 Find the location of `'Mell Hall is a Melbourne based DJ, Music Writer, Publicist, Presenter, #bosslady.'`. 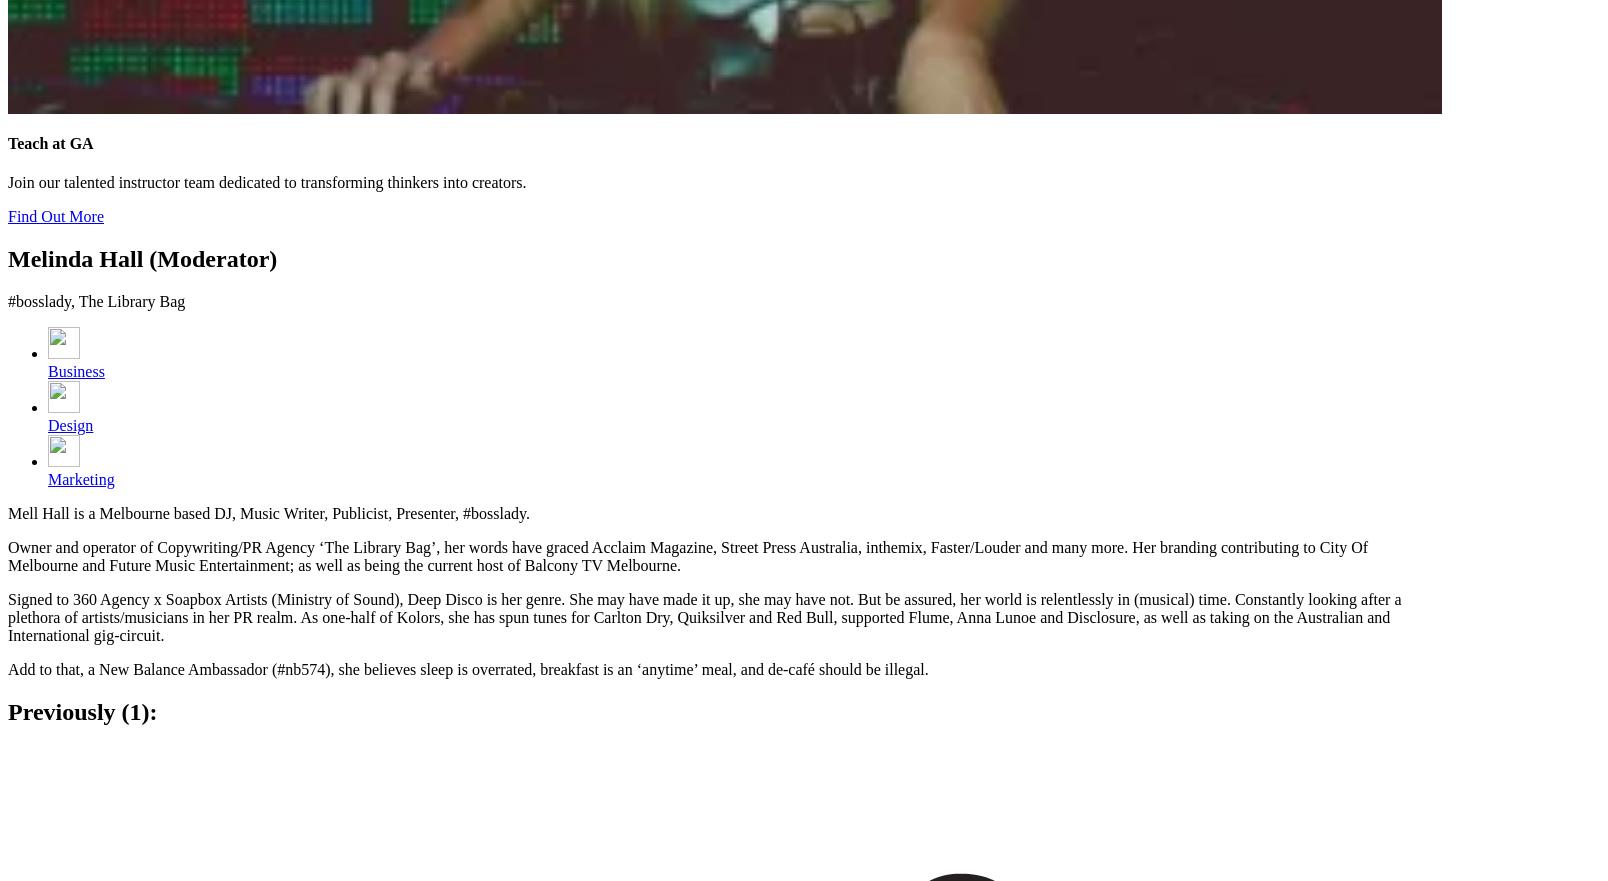

'Mell Hall is a Melbourne based DJ, Music Writer, Publicist, Presenter, #bosslady.' is located at coordinates (268, 513).